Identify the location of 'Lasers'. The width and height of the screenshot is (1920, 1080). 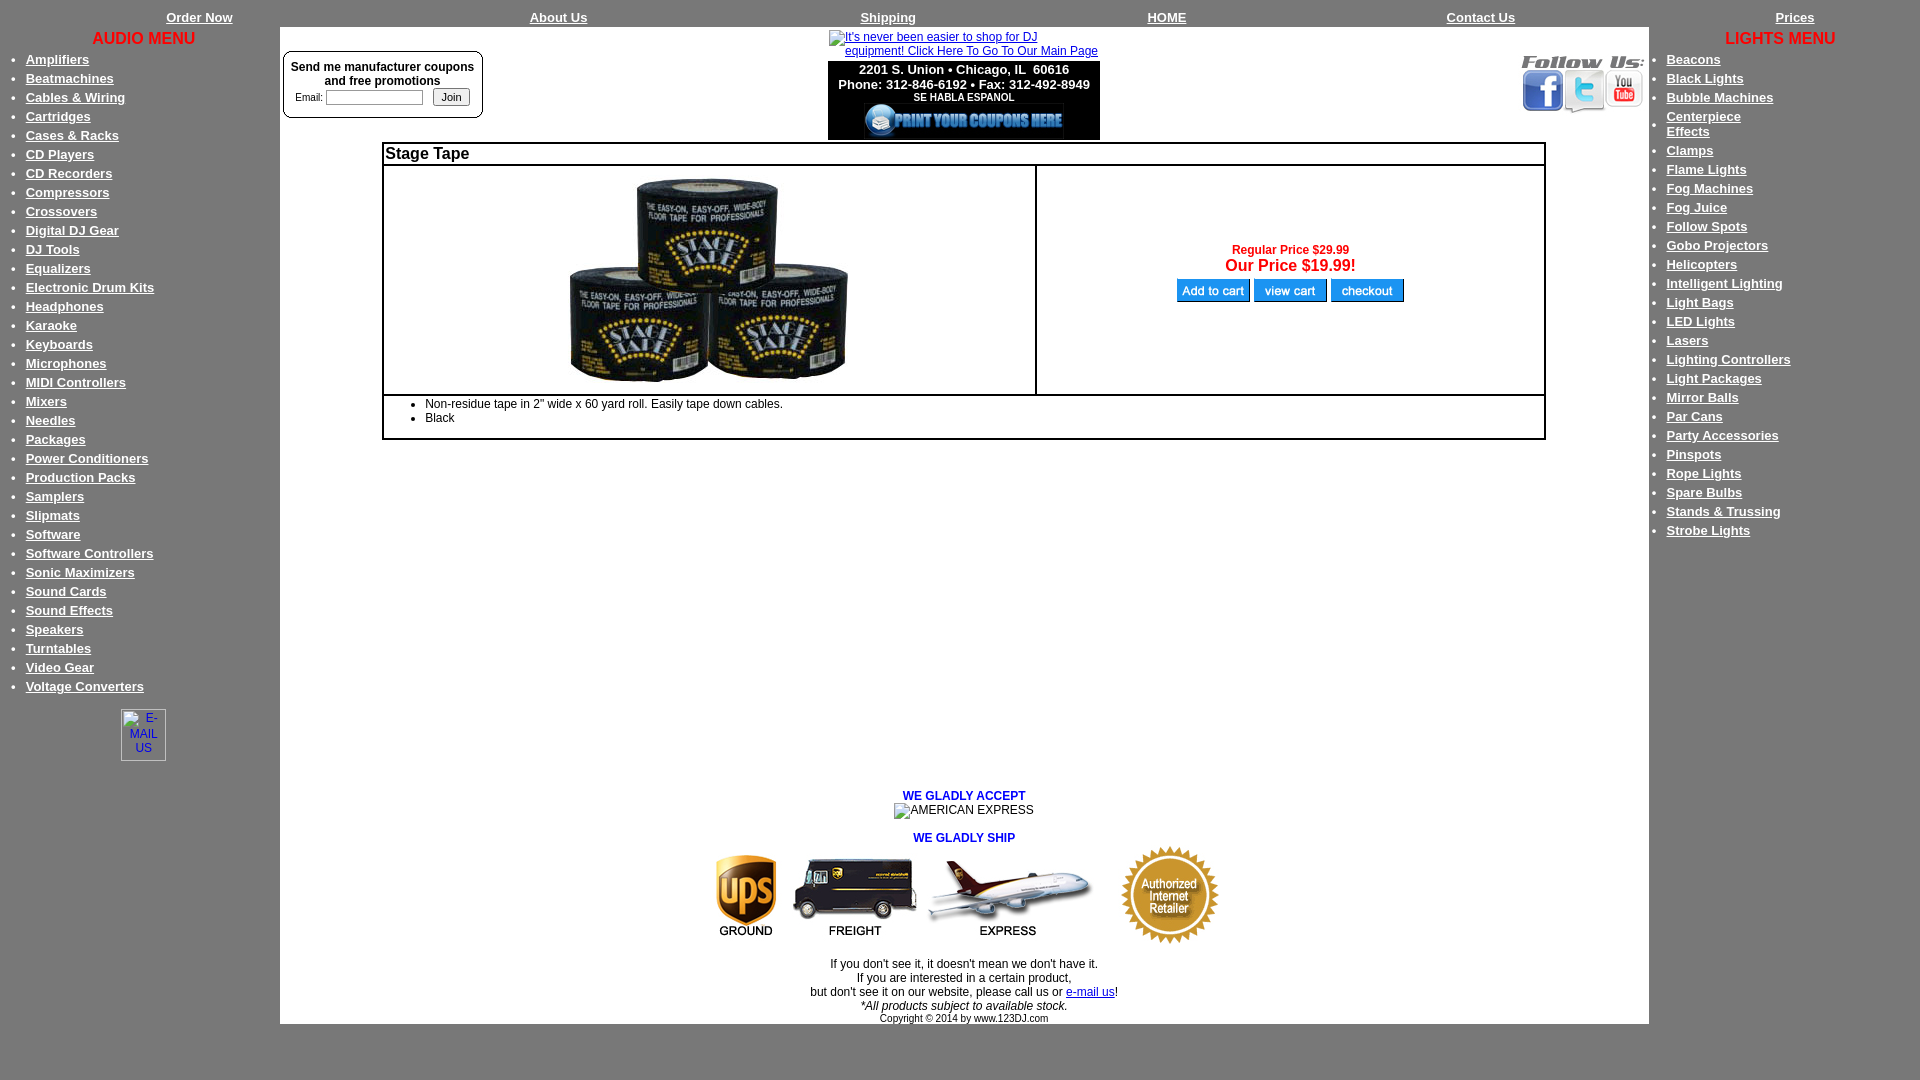
(1685, 339).